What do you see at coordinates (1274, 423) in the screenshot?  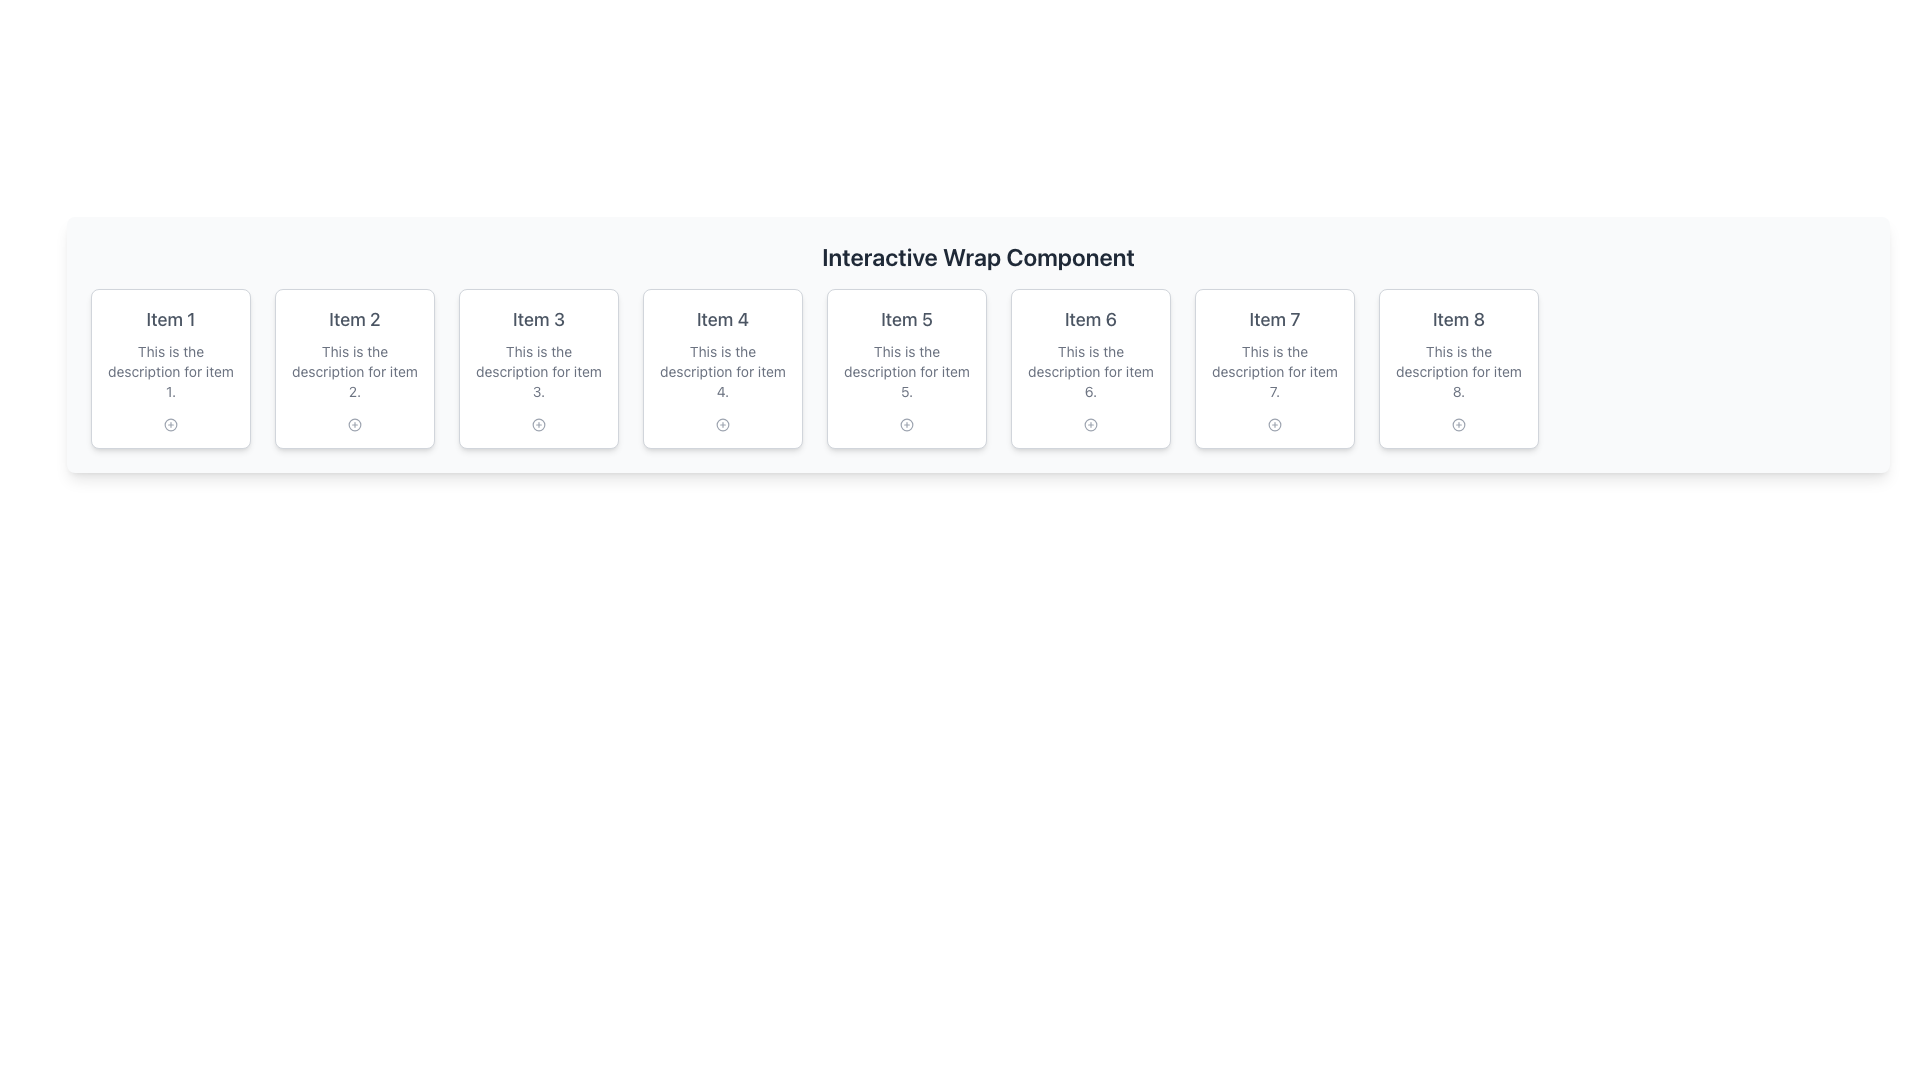 I see `the circular '+' button located in the seventh card of the grid layout` at bounding box center [1274, 423].